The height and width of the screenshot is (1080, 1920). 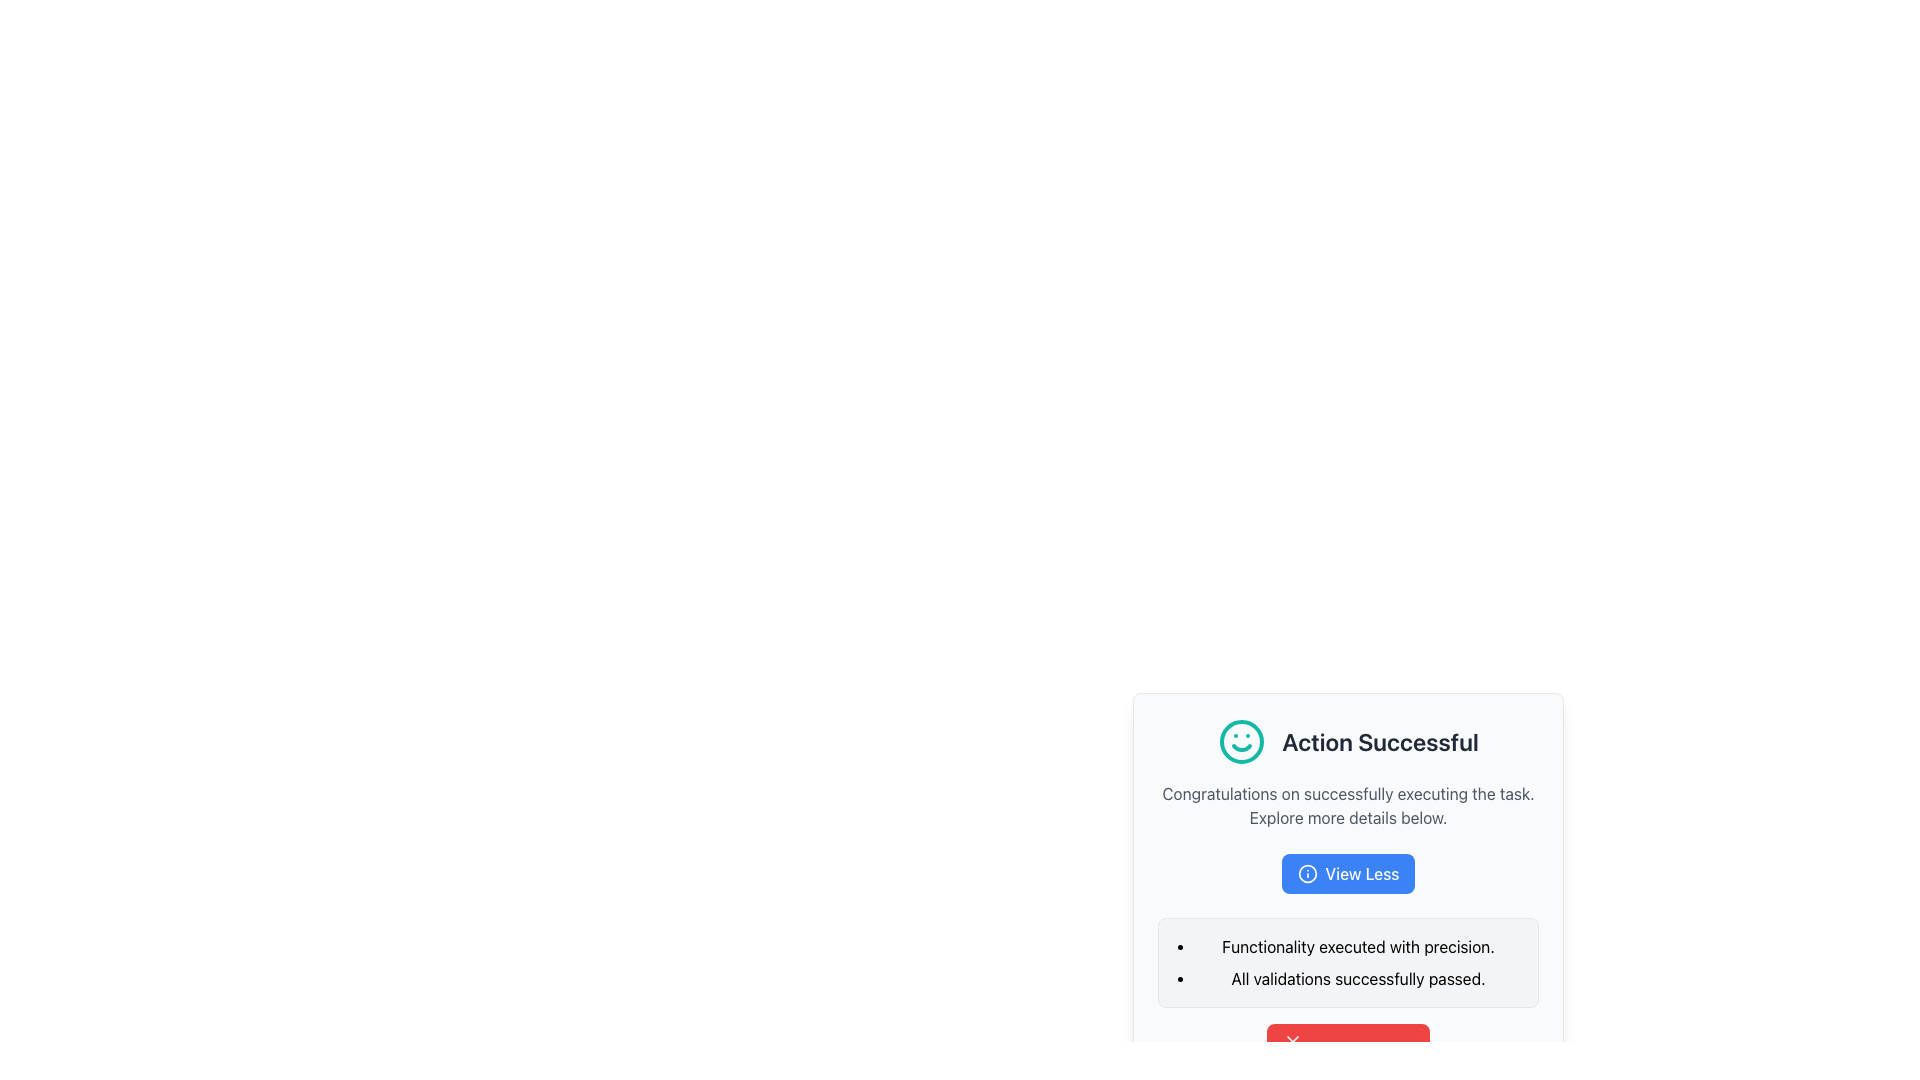 I want to click on the prominent text label displaying 'Action Successful', which is styled in a bold, large font and dark gray color, located centrally in its section alongside a large teal smiley face icon, so click(x=1379, y=741).